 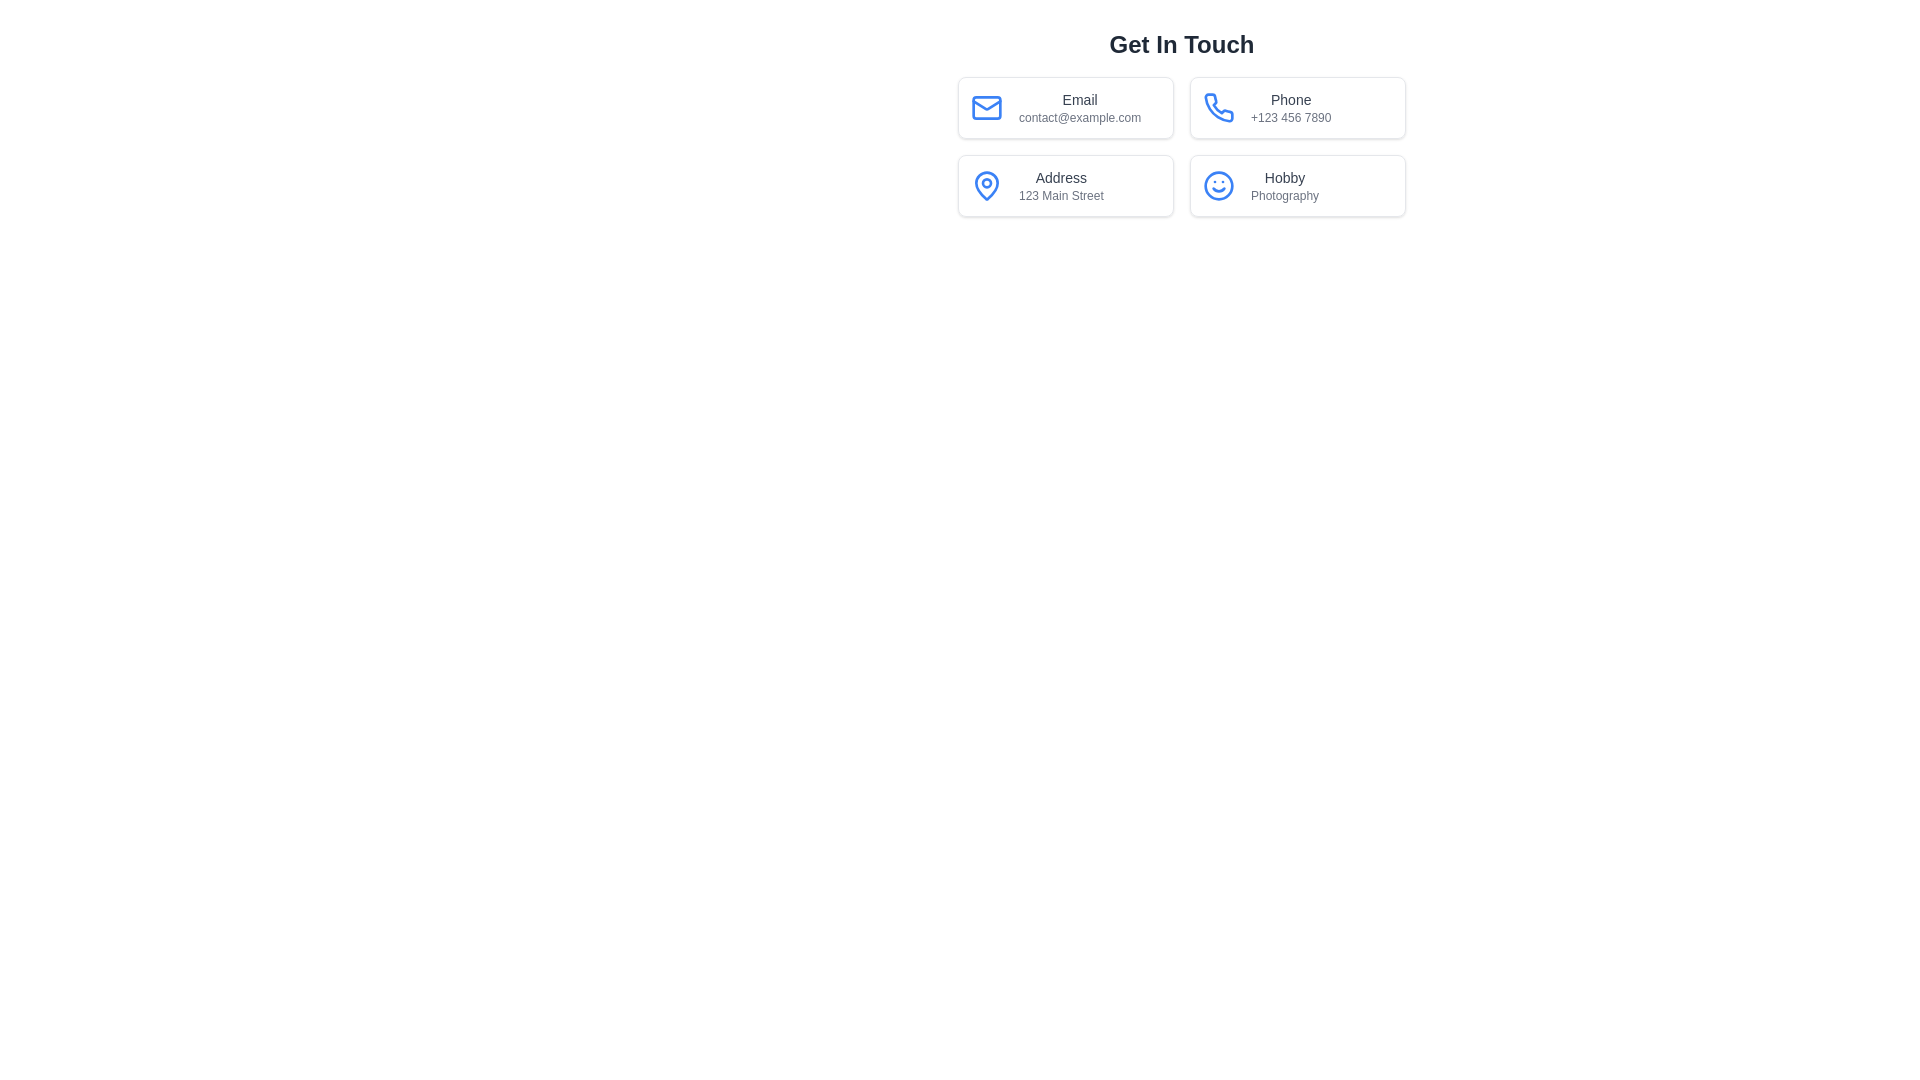 What do you see at coordinates (1218, 185) in the screenshot?
I see `the smiley face icon in the 'Hobby' and 'Photography' card, located in the bottom-right section of the UI panel` at bounding box center [1218, 185].